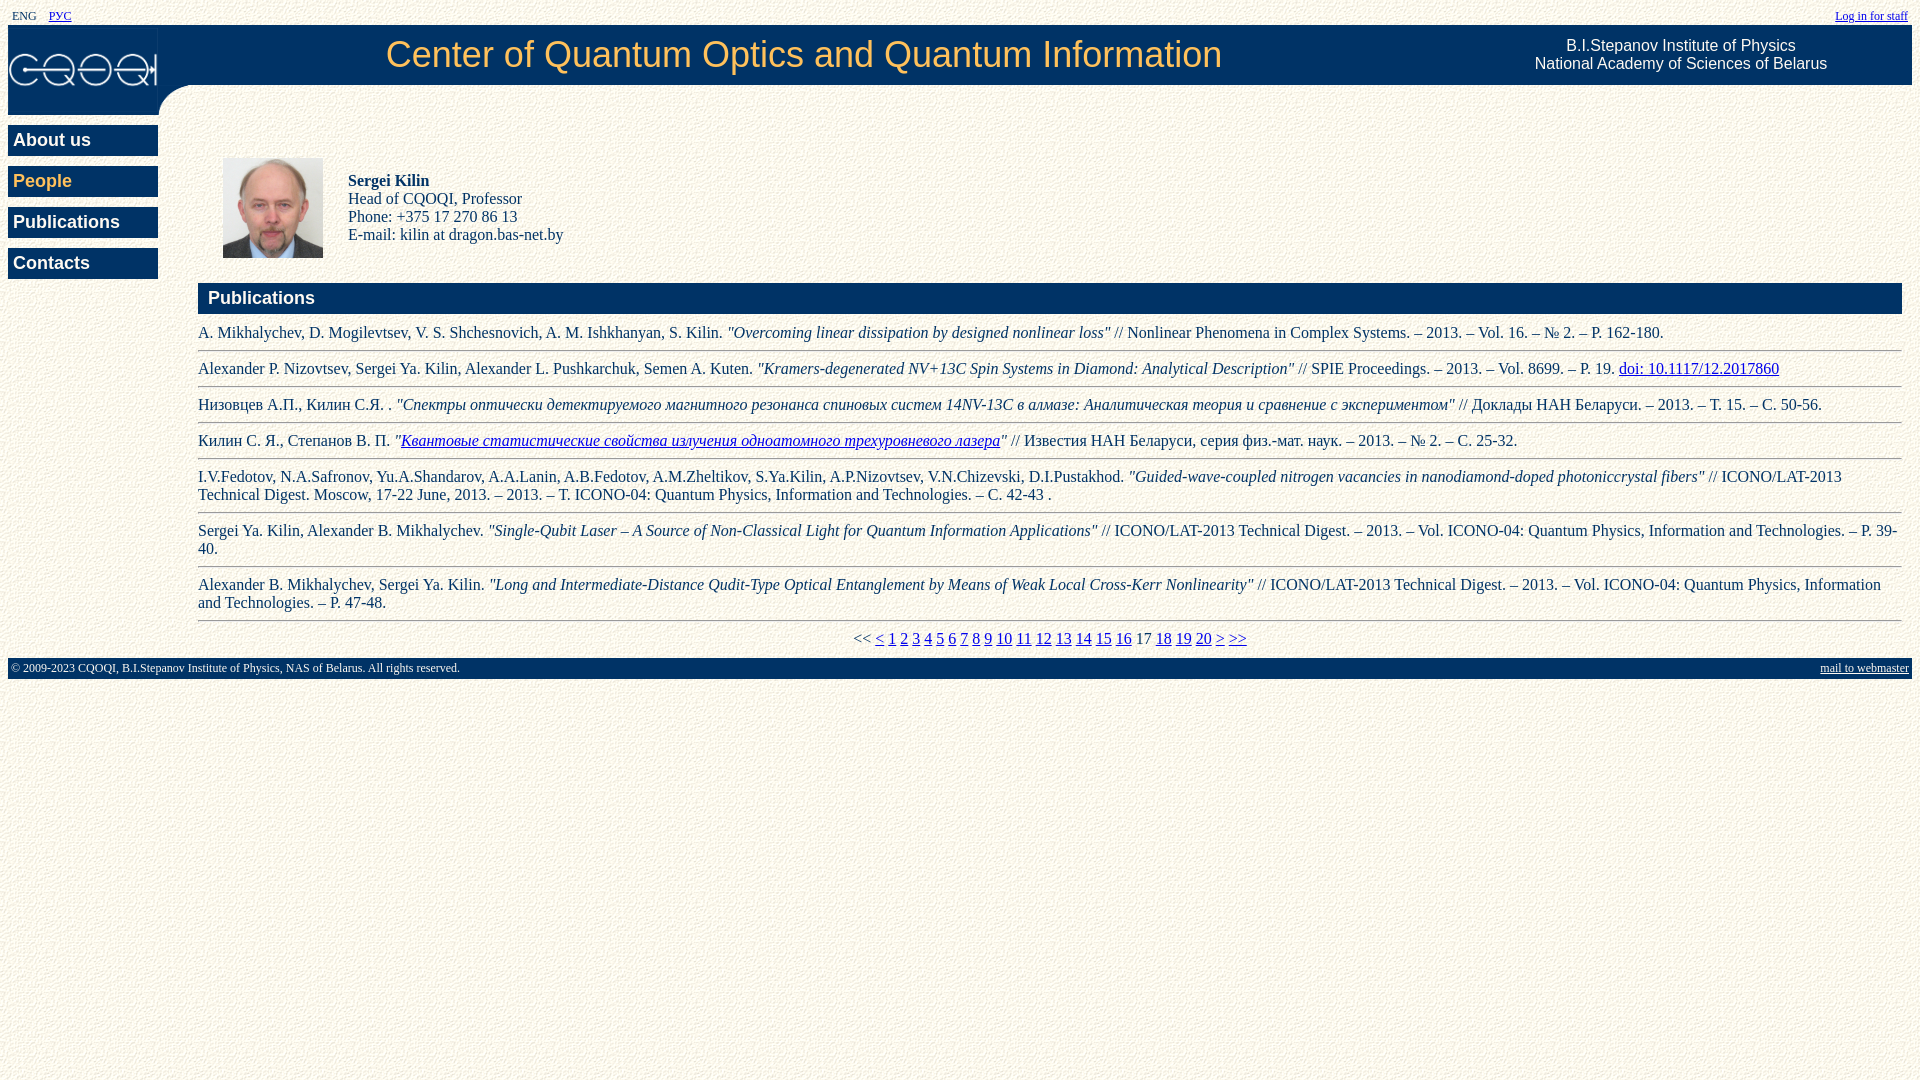  Describe the element at coordinates (1203, 638) in the screenshot. I see `'20'` at that location.